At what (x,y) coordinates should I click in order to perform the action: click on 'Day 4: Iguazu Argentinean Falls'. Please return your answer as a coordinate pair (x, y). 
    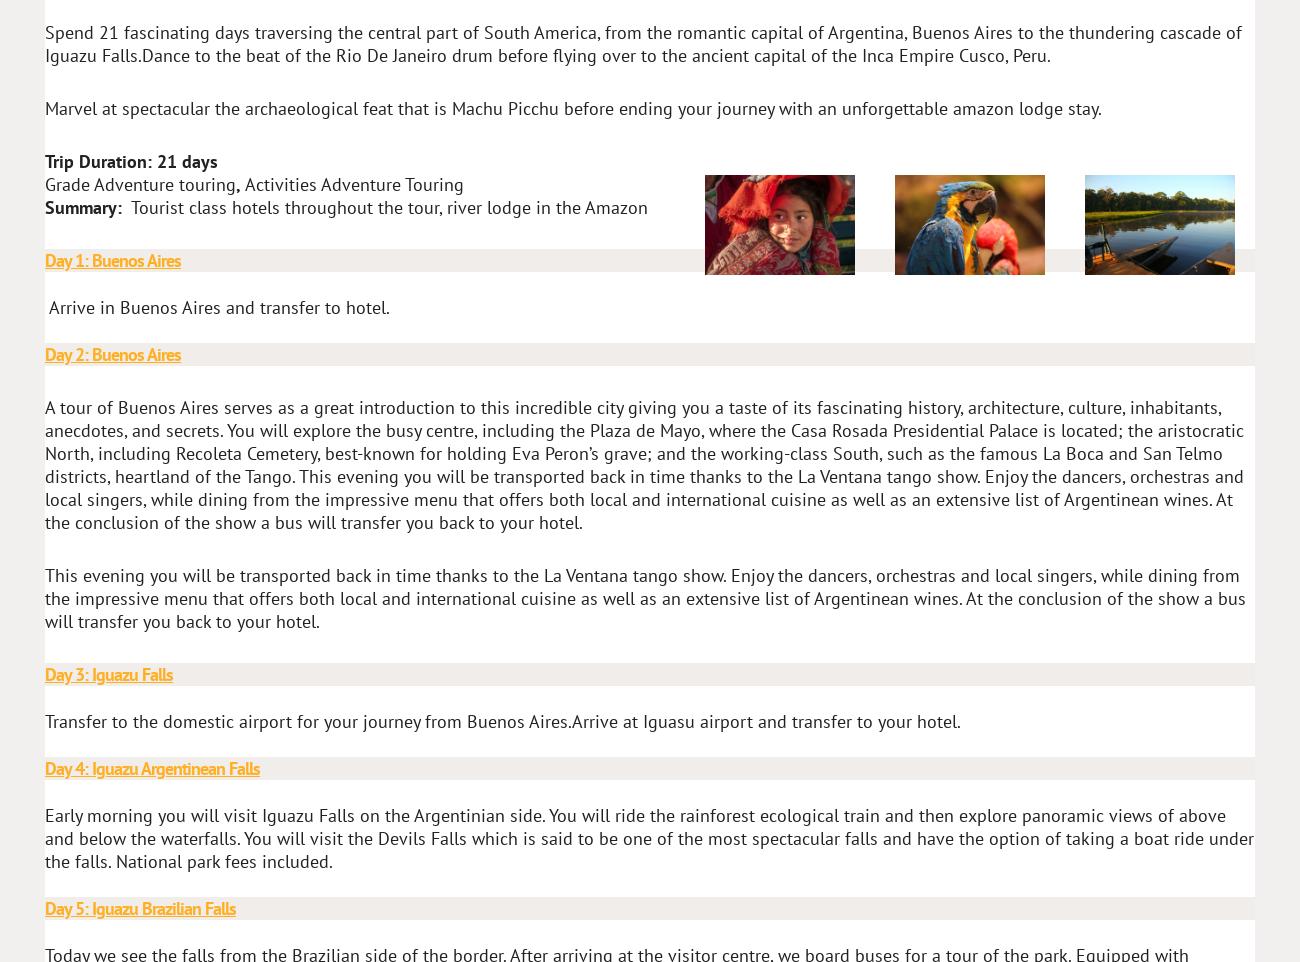
    Looking at the image, I should click on (43, 768).